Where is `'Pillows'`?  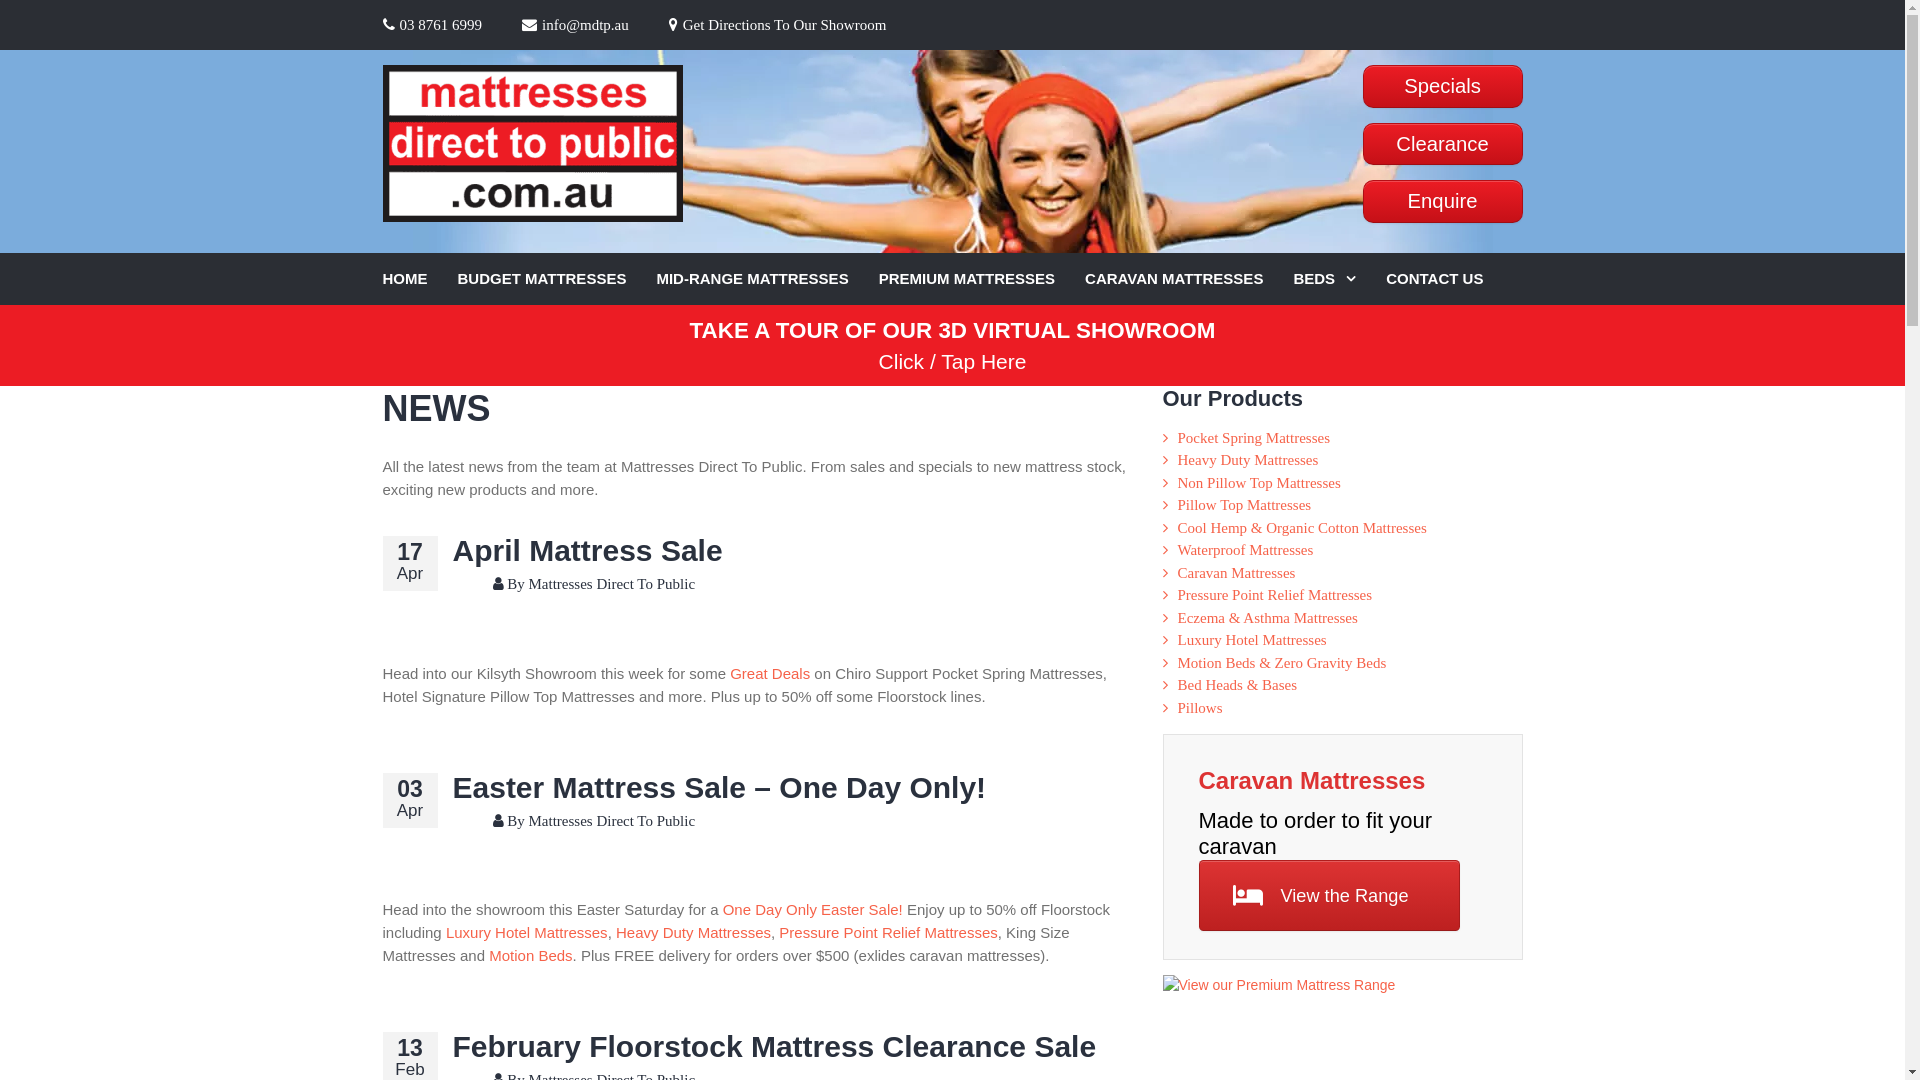
'Pillows' is located at coordinates (1177, 707).